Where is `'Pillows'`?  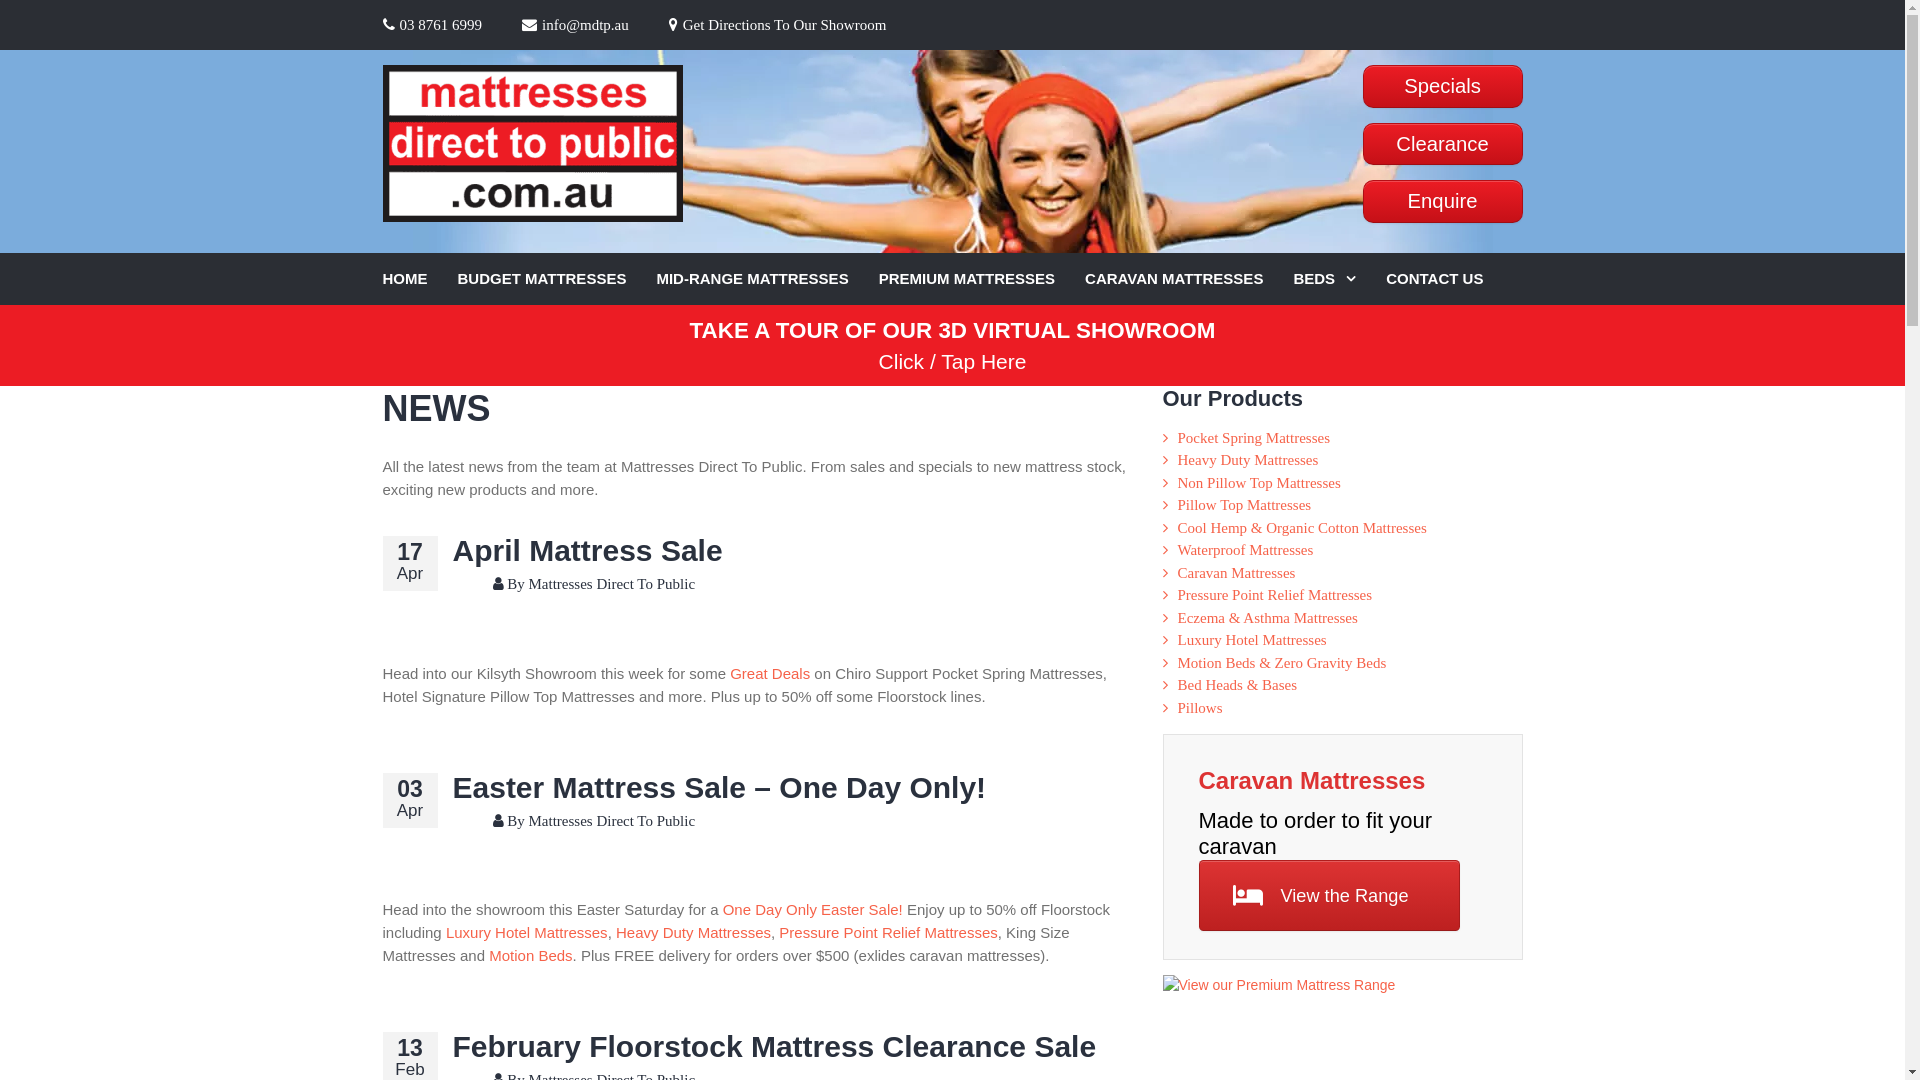
'Pillows' is located at coordinates (1177, 707).